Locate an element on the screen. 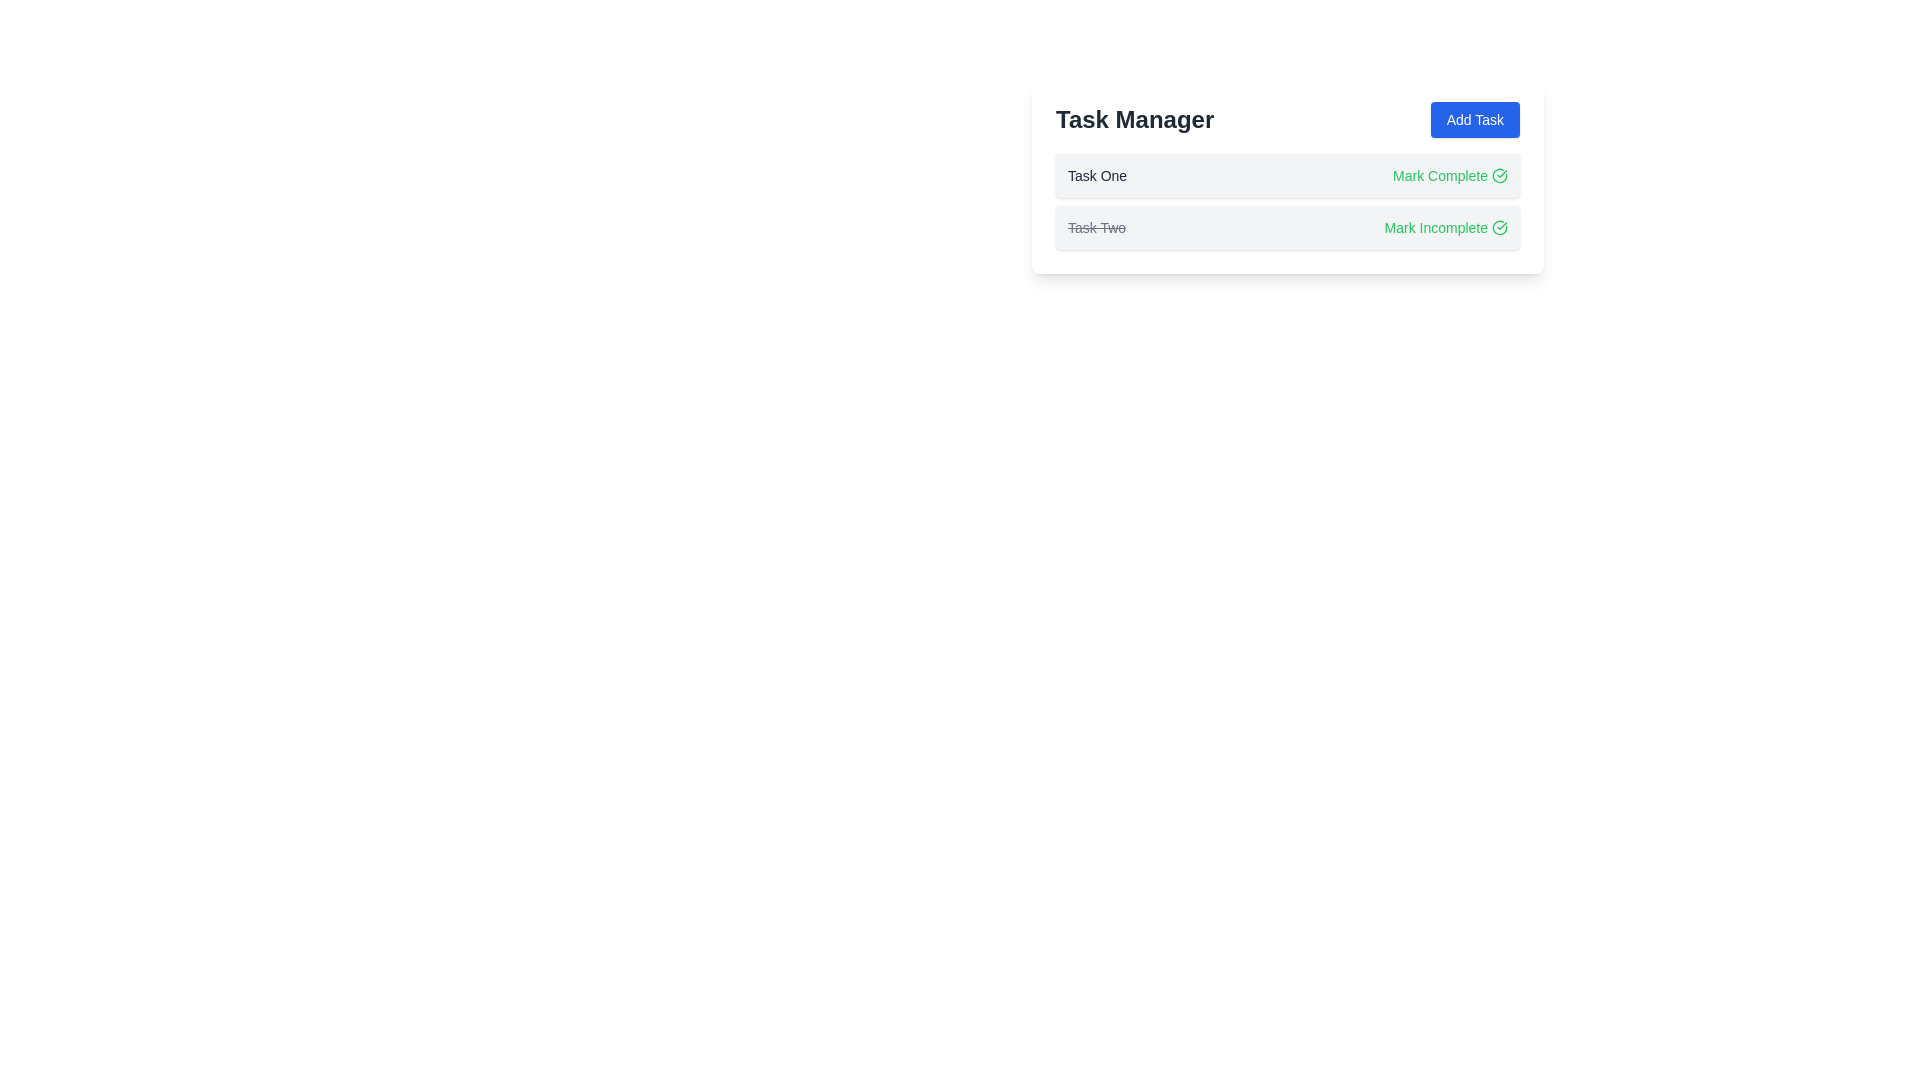 This screenshot has height=1080, width=1920. the text label displaying 'Task One' in a small-sized sans-serif font, styled with dark gray color, located on a light-gray background as the leftmost text in the first row of a list of tasks is located at coordinates (1096, 175).